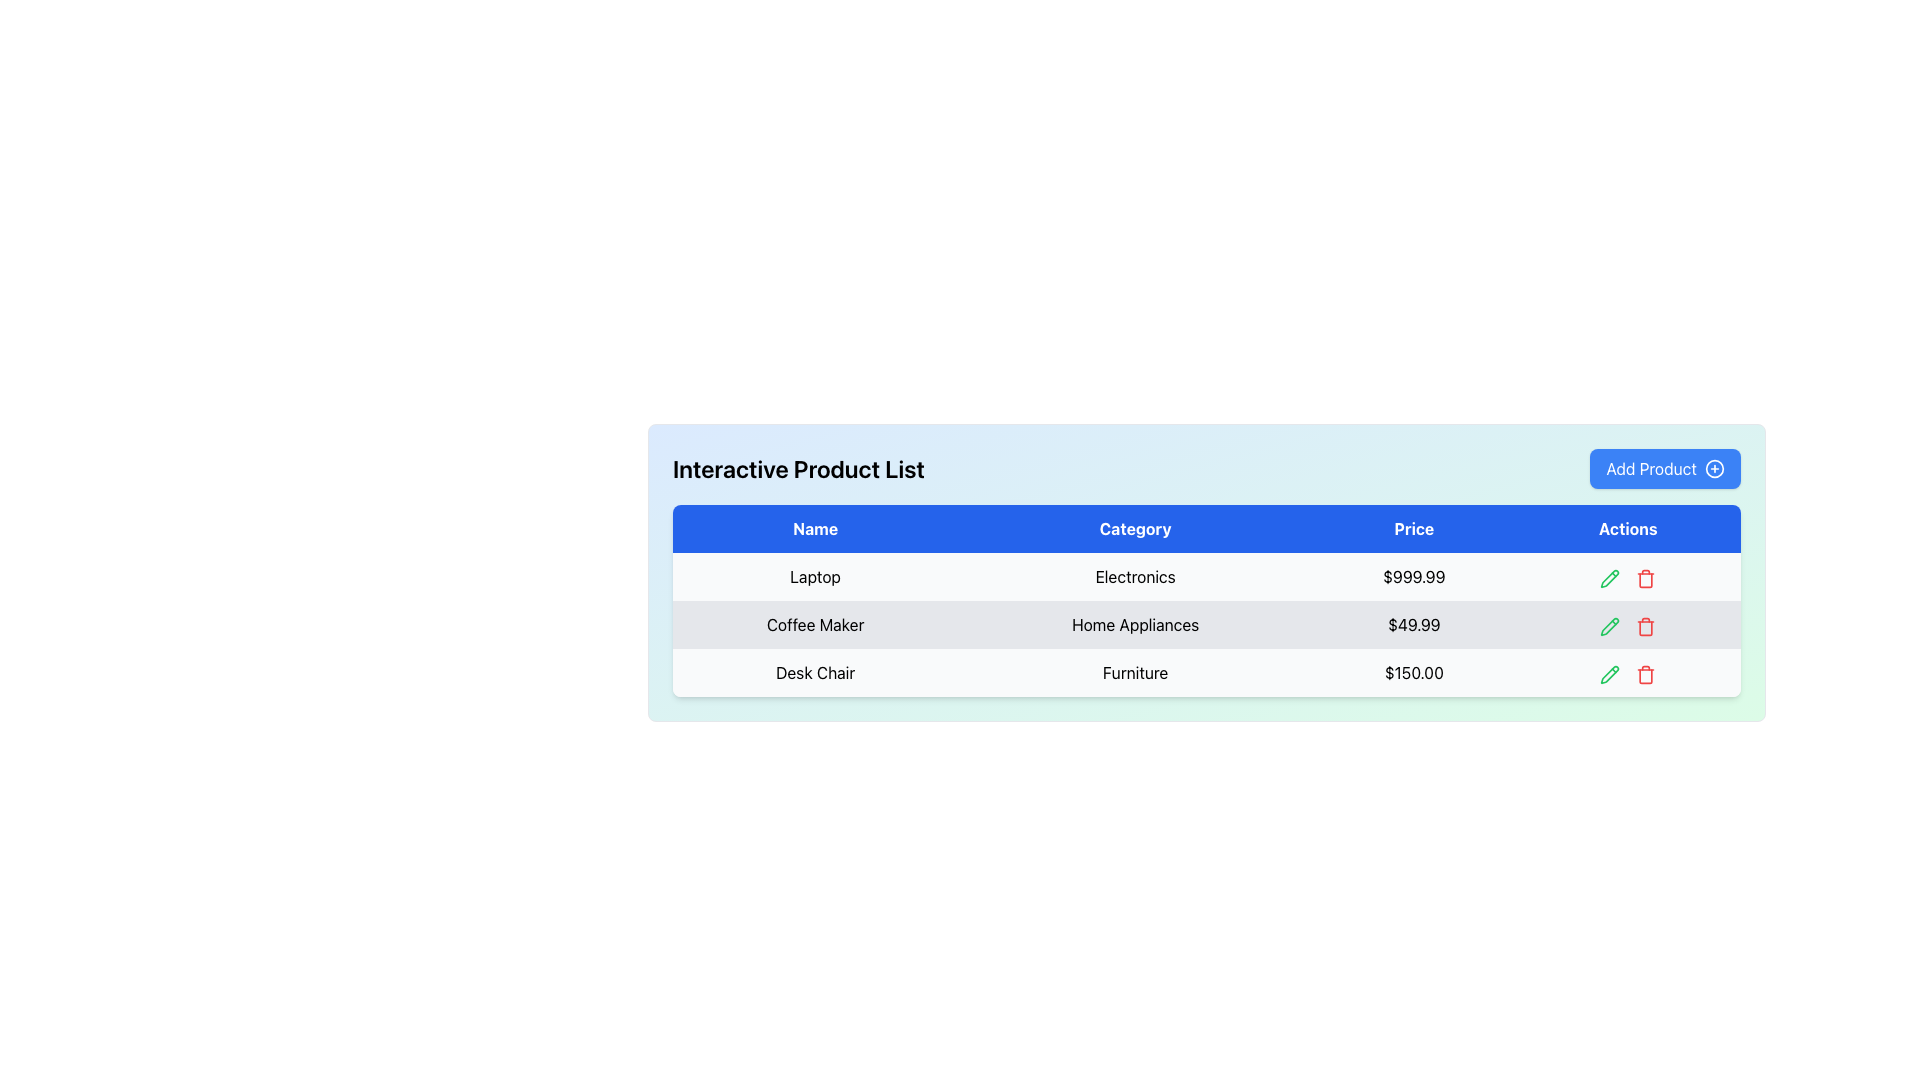 This screenshot has width=1920, height=1080. What do you see at coordinates (1646, 580) in the screenshot?
I see `the middle segment of the trash can icon in the 'Actions' column of the product list's table` at bounding box center [1646, 580].